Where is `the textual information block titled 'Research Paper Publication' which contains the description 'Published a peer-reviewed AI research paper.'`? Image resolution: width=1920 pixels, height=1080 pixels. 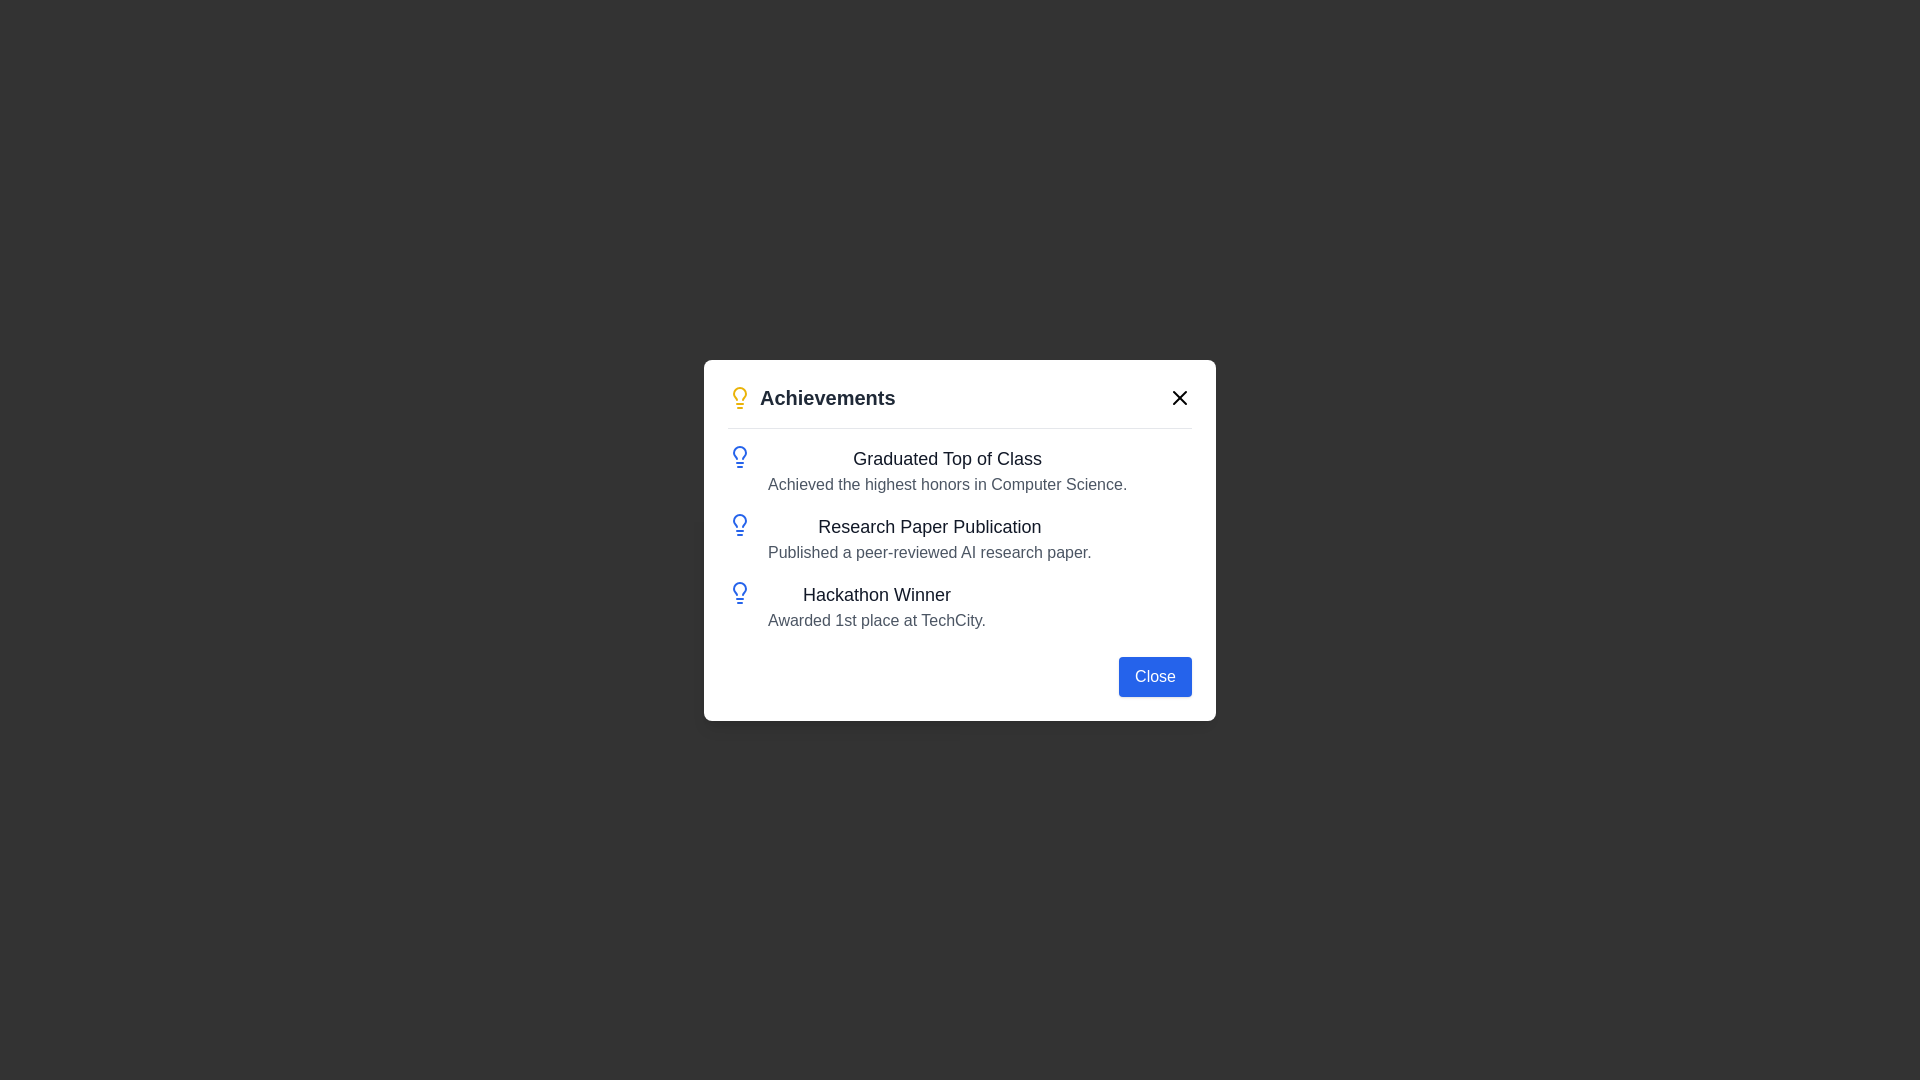
the textual information block titled 'Research Paper Publication' which contains the description 'Published a peer-reviewed AI research paper.' is located at coordinates (928, 537).